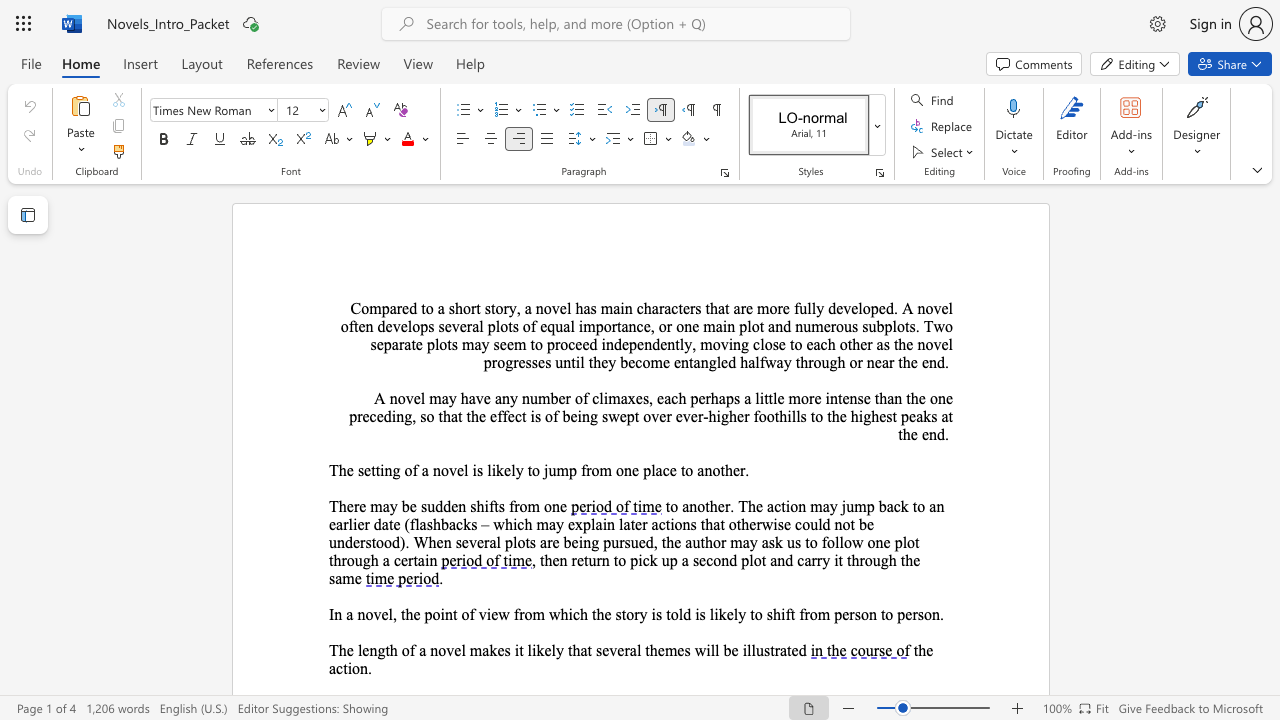 The width and height of the screenshot is (1280, 720). What do you see at coordinates (336, 668) in the screenshot?
I see `the subset text "ct" within the text "the action."` at bounding box center [336, 668].